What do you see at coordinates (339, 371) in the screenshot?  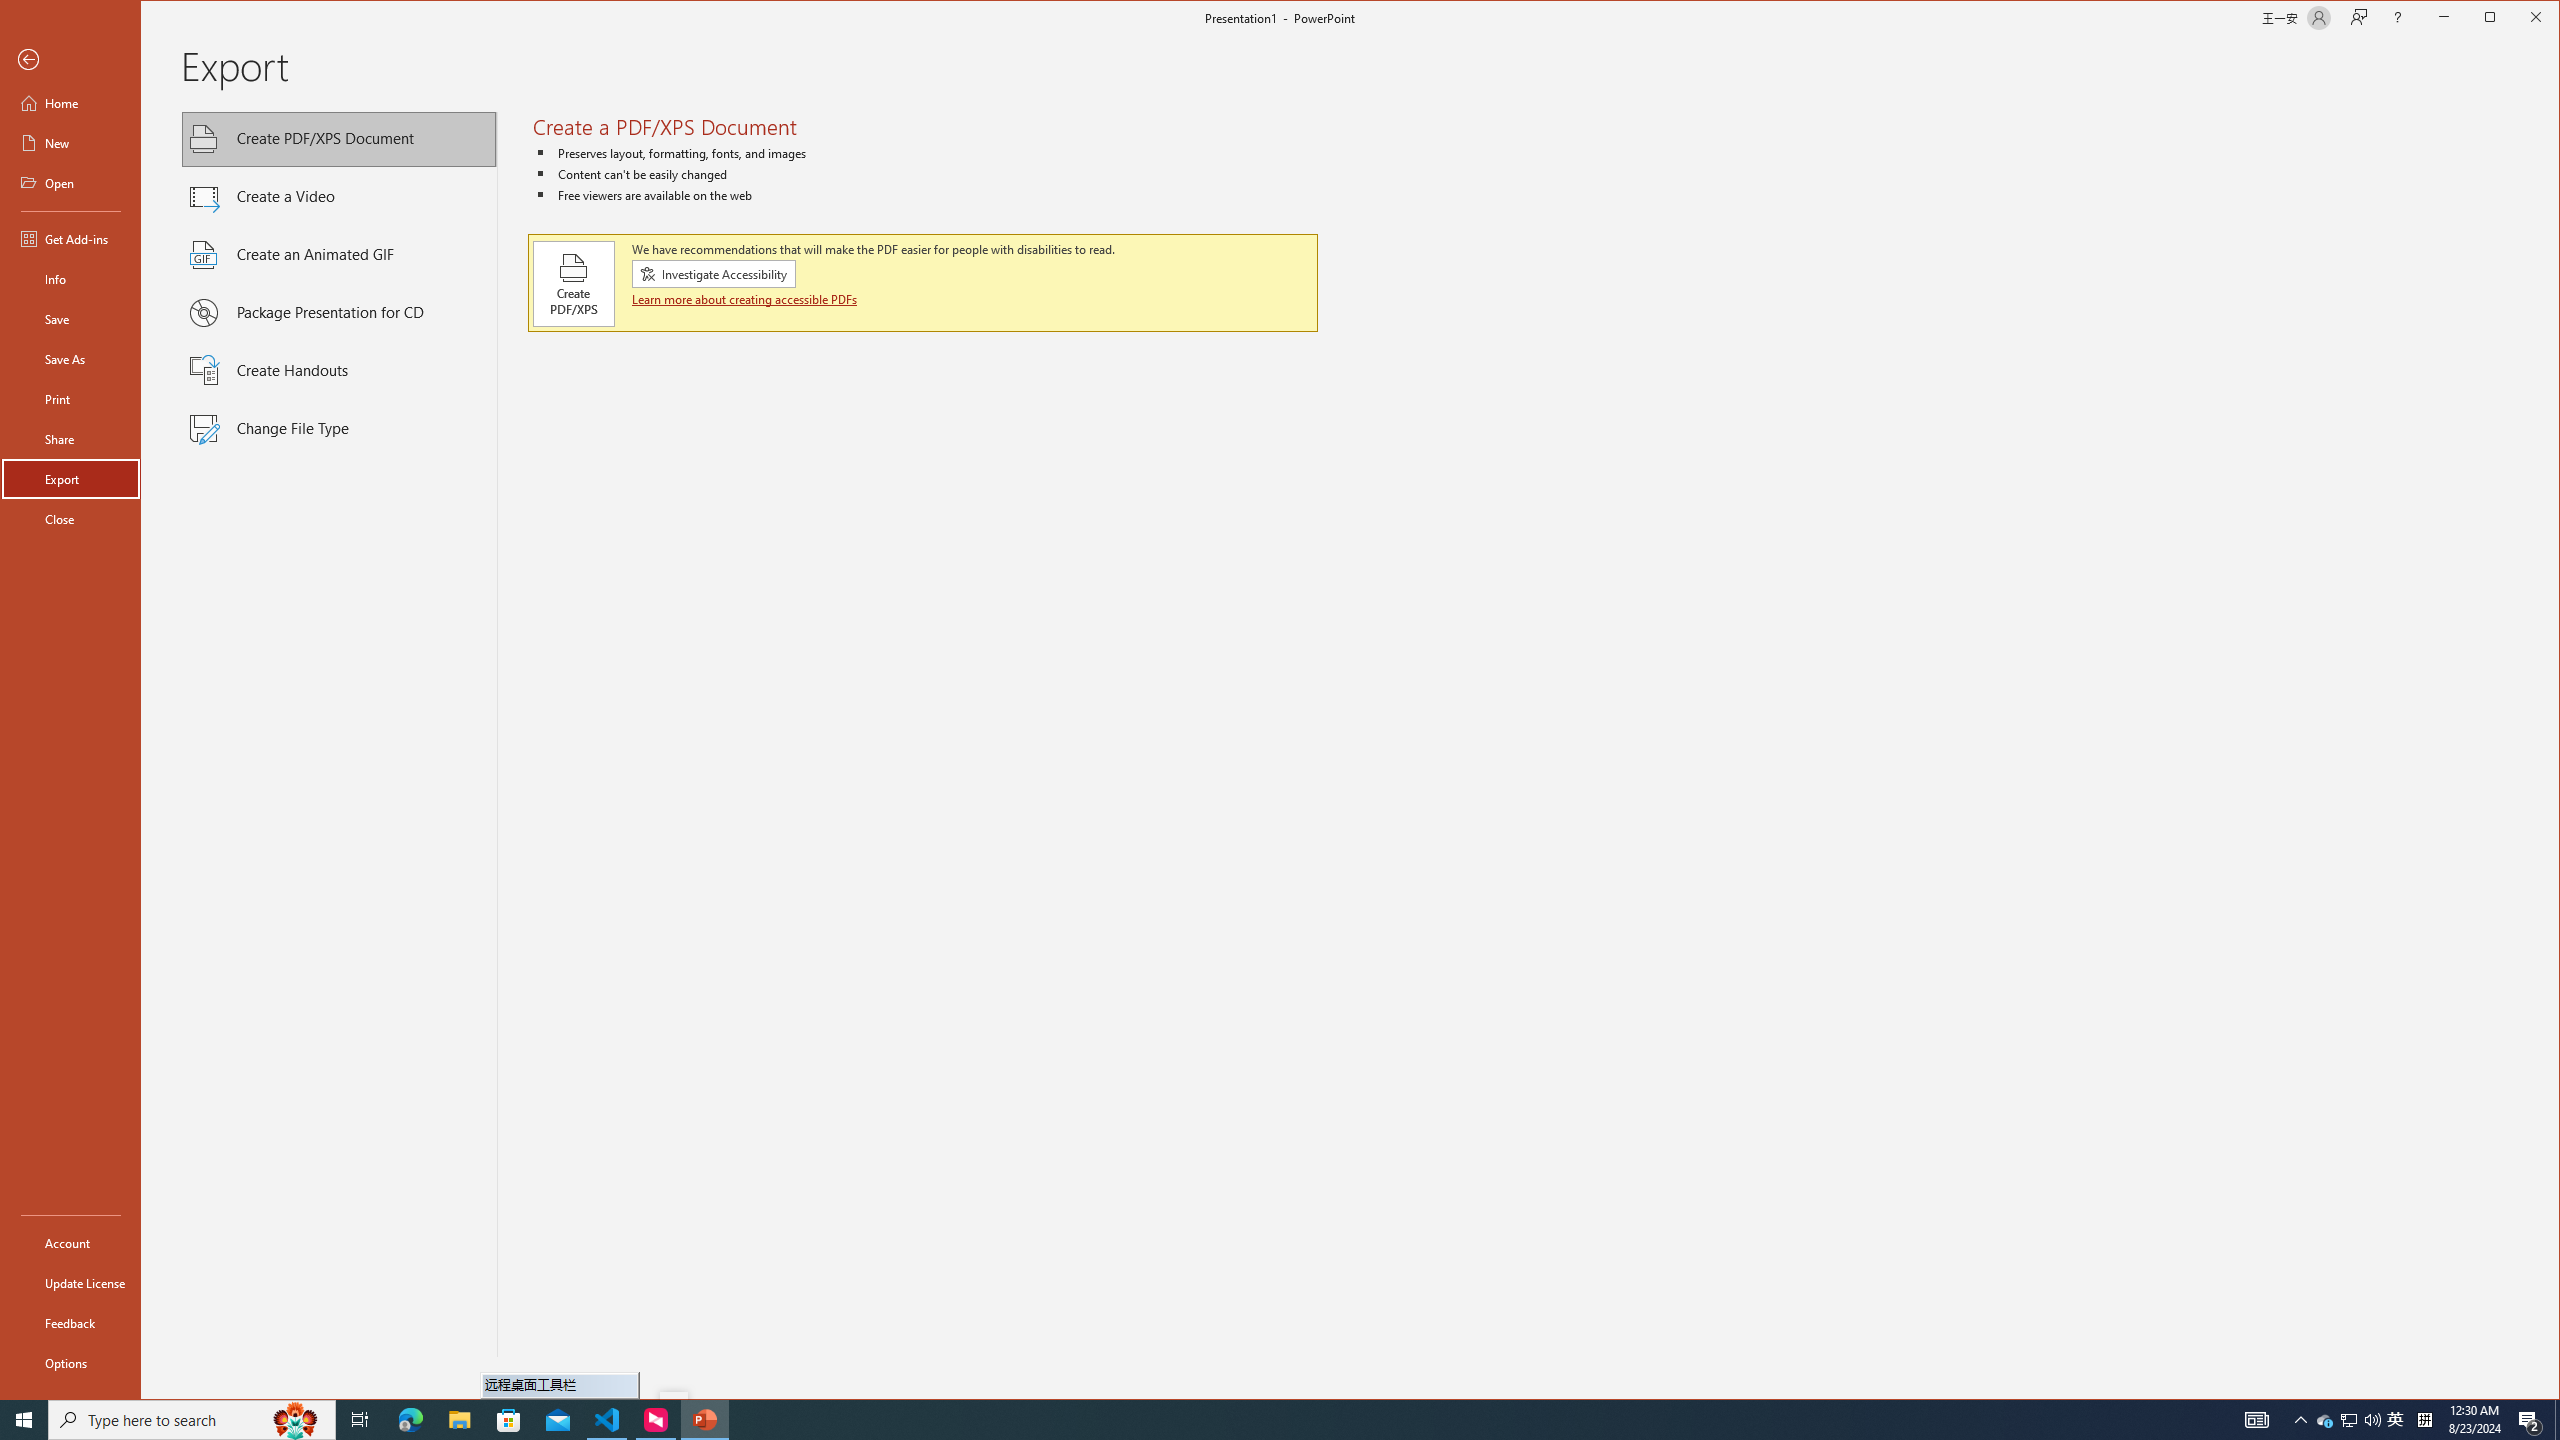 I see `'Create Handouts'` at bounding box center [339, 371].